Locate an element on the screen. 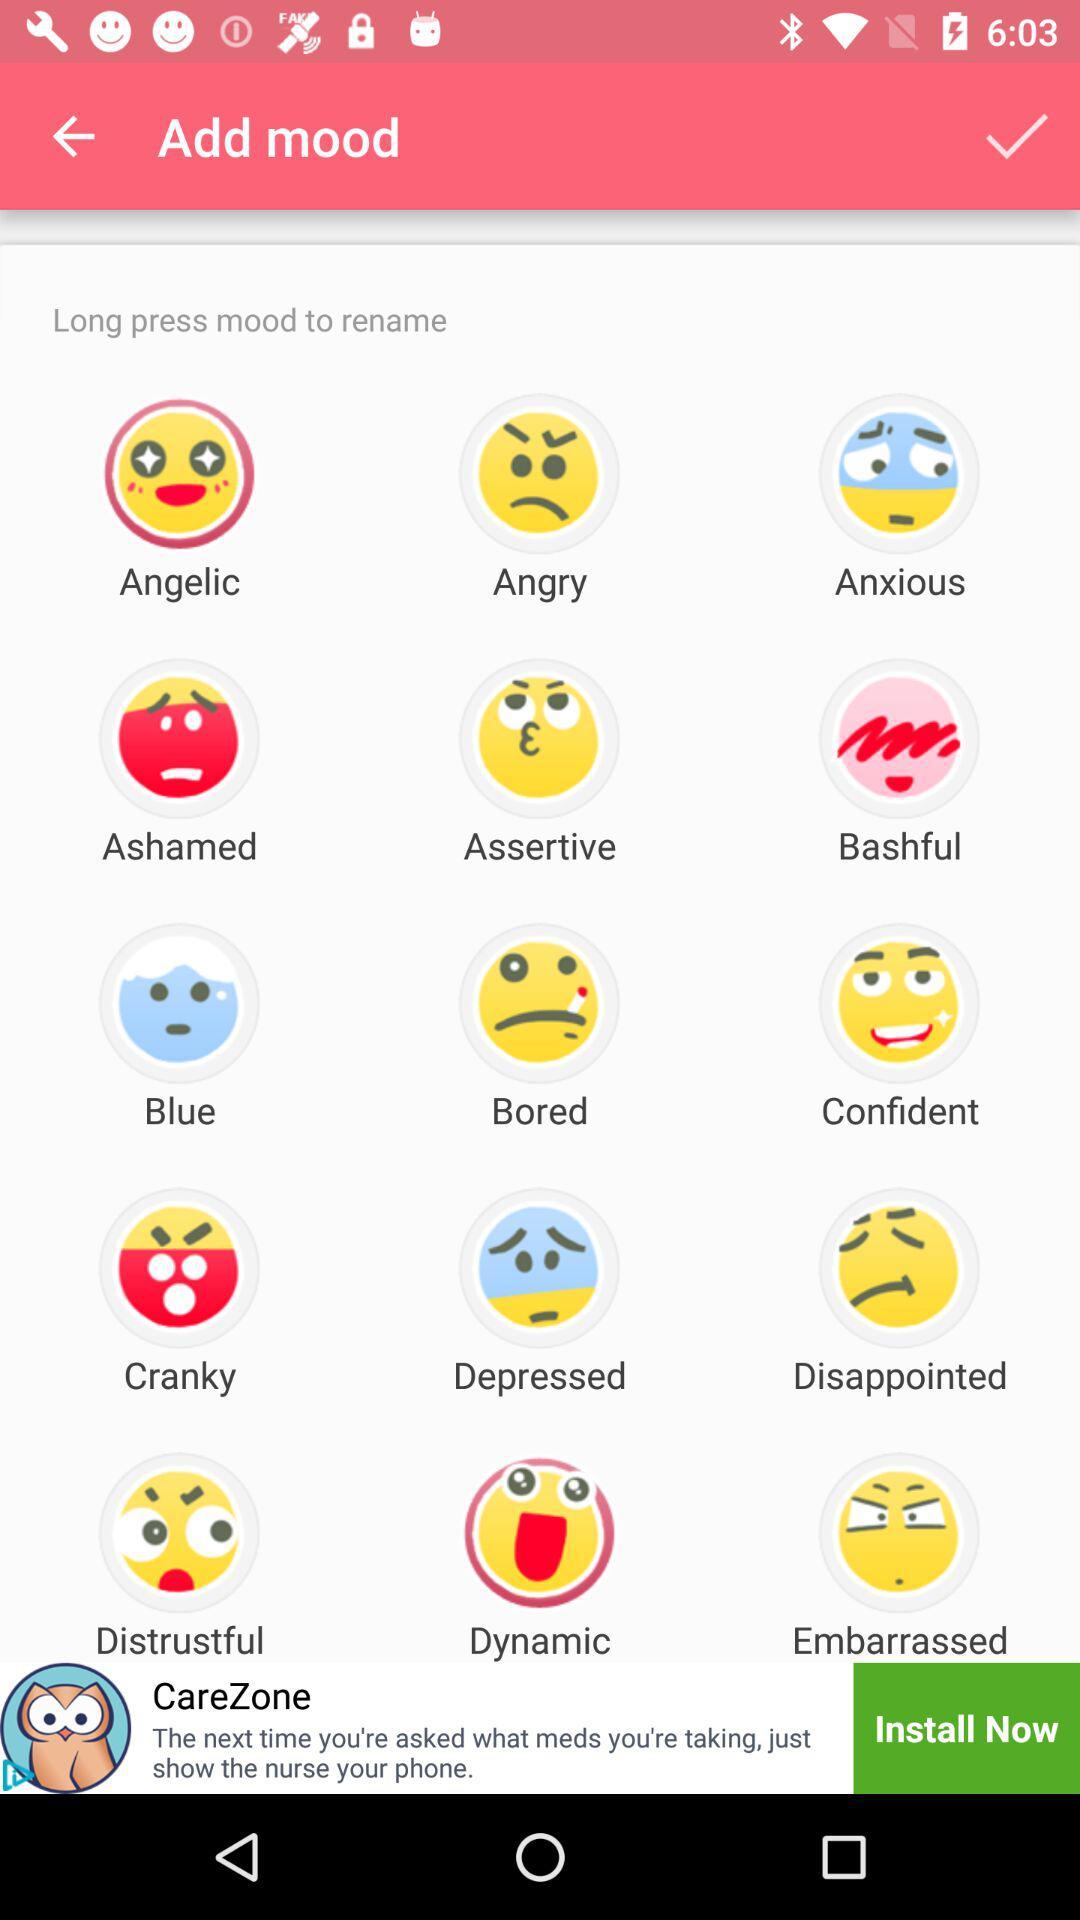  install now item is located at coordinates (965, 1727).